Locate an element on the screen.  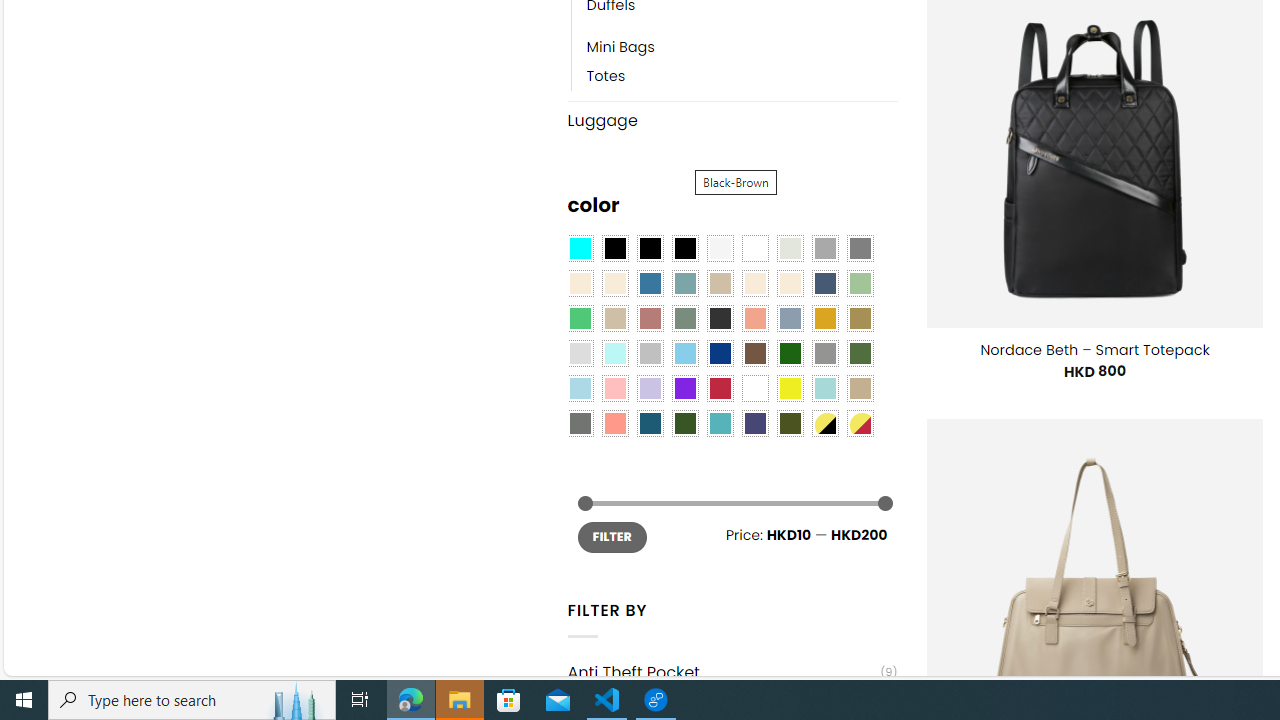
'Peach Pink' is located at coordinates (614, 423).